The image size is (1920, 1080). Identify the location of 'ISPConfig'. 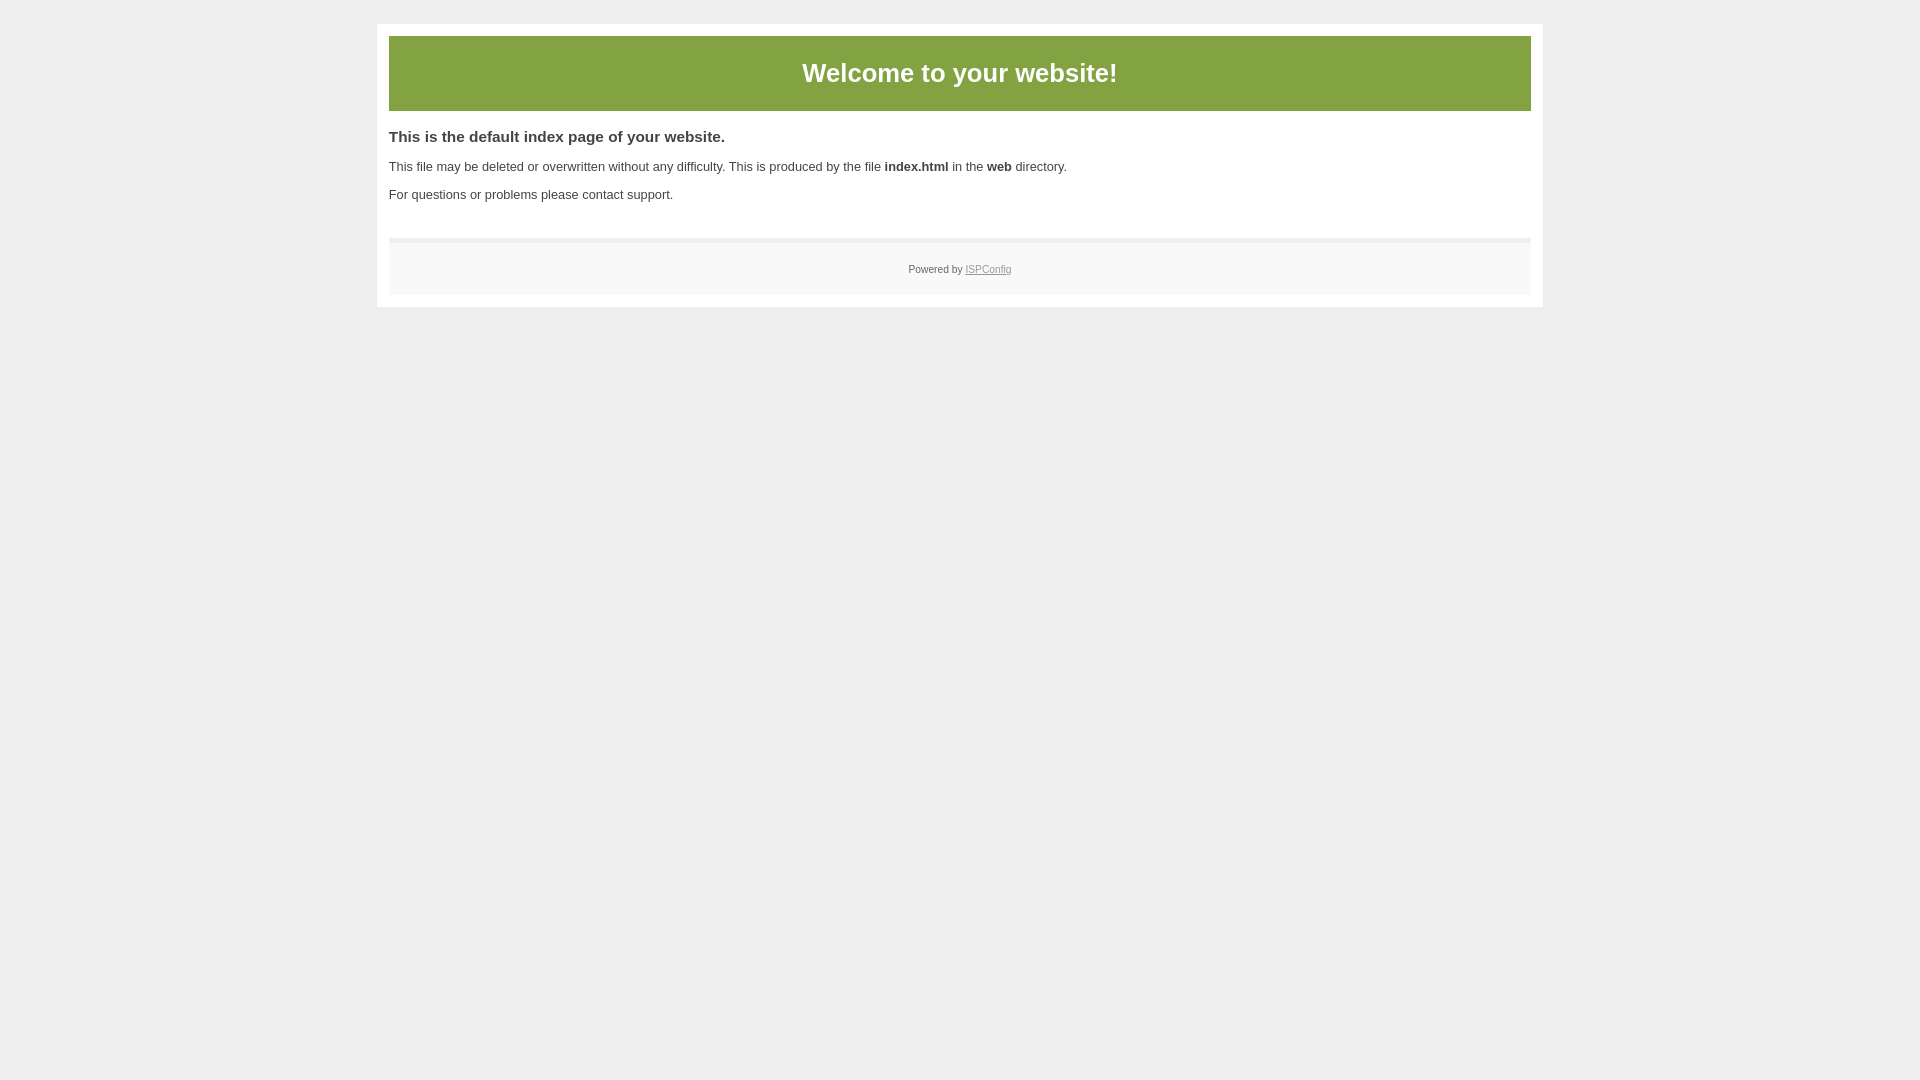
(988, 268).